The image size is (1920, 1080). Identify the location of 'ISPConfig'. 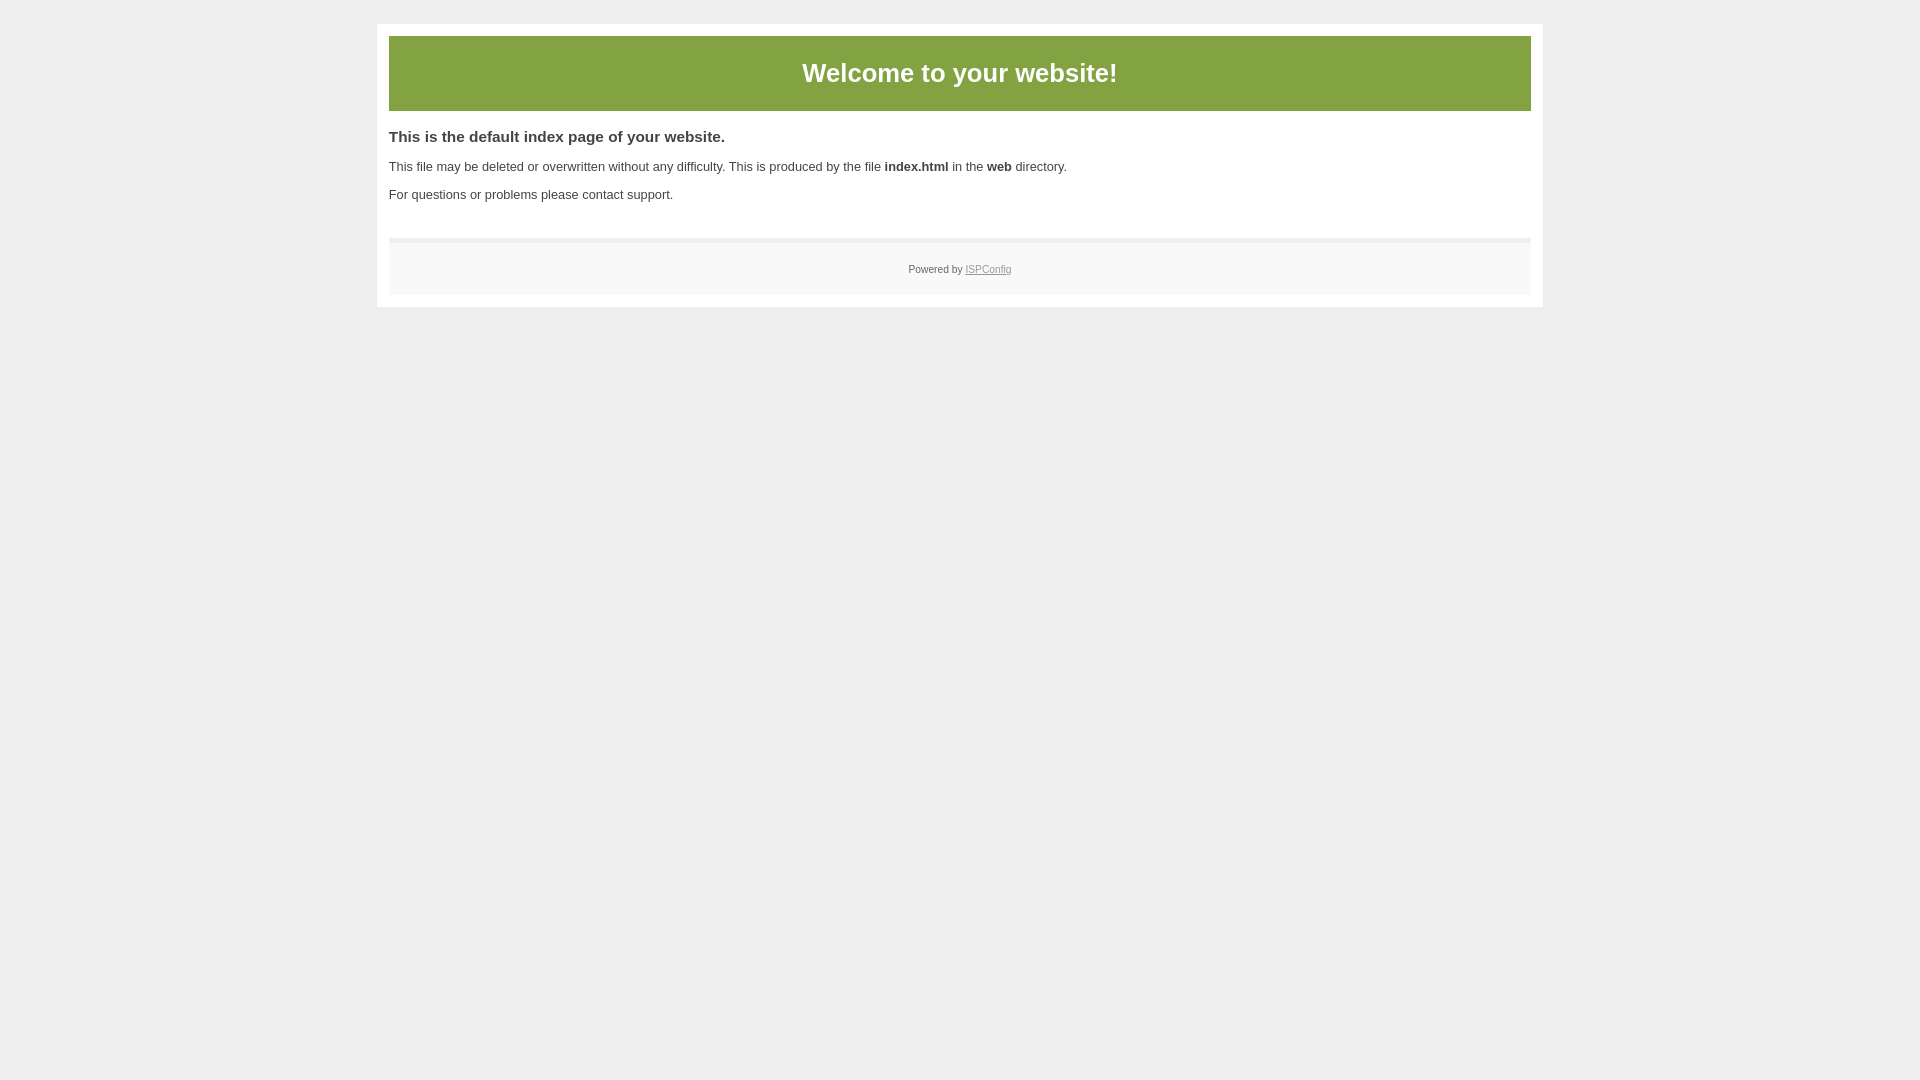
(988, 268).